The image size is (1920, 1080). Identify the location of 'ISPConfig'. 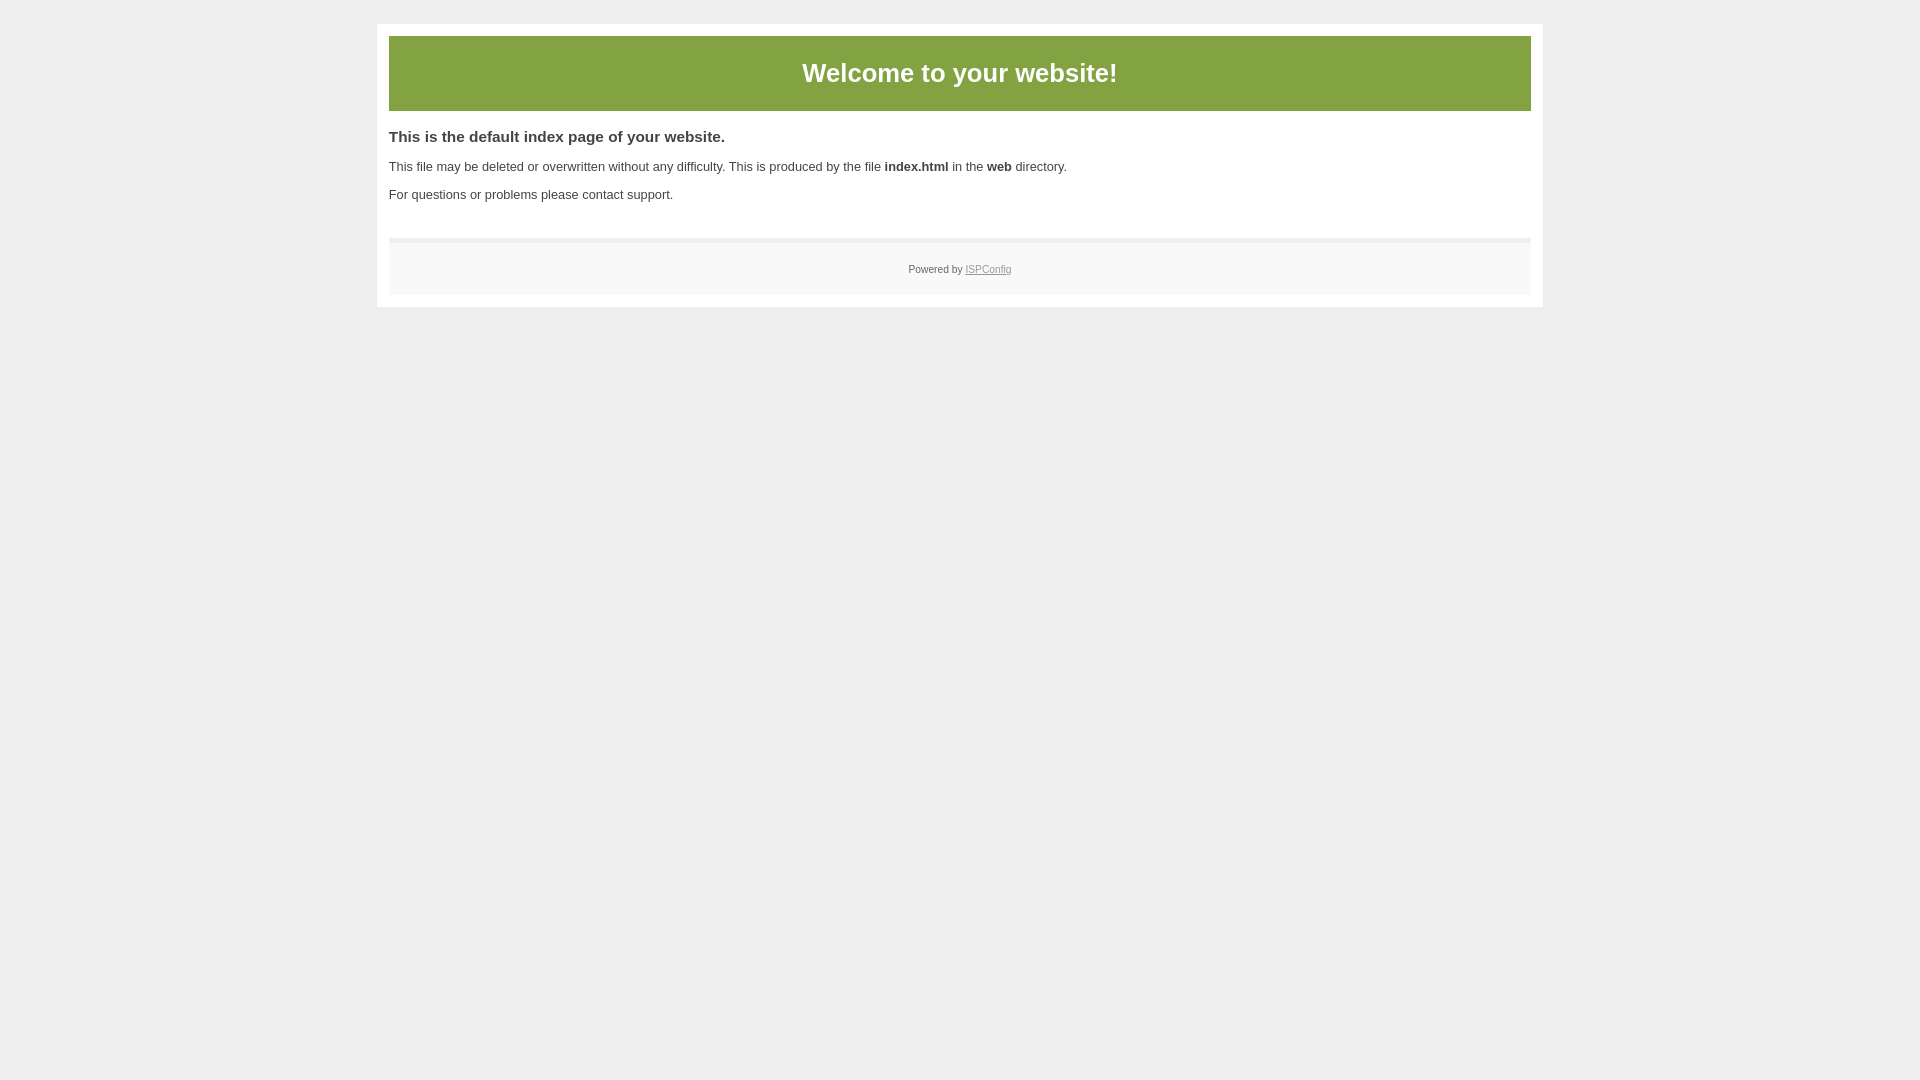
(988, 268).